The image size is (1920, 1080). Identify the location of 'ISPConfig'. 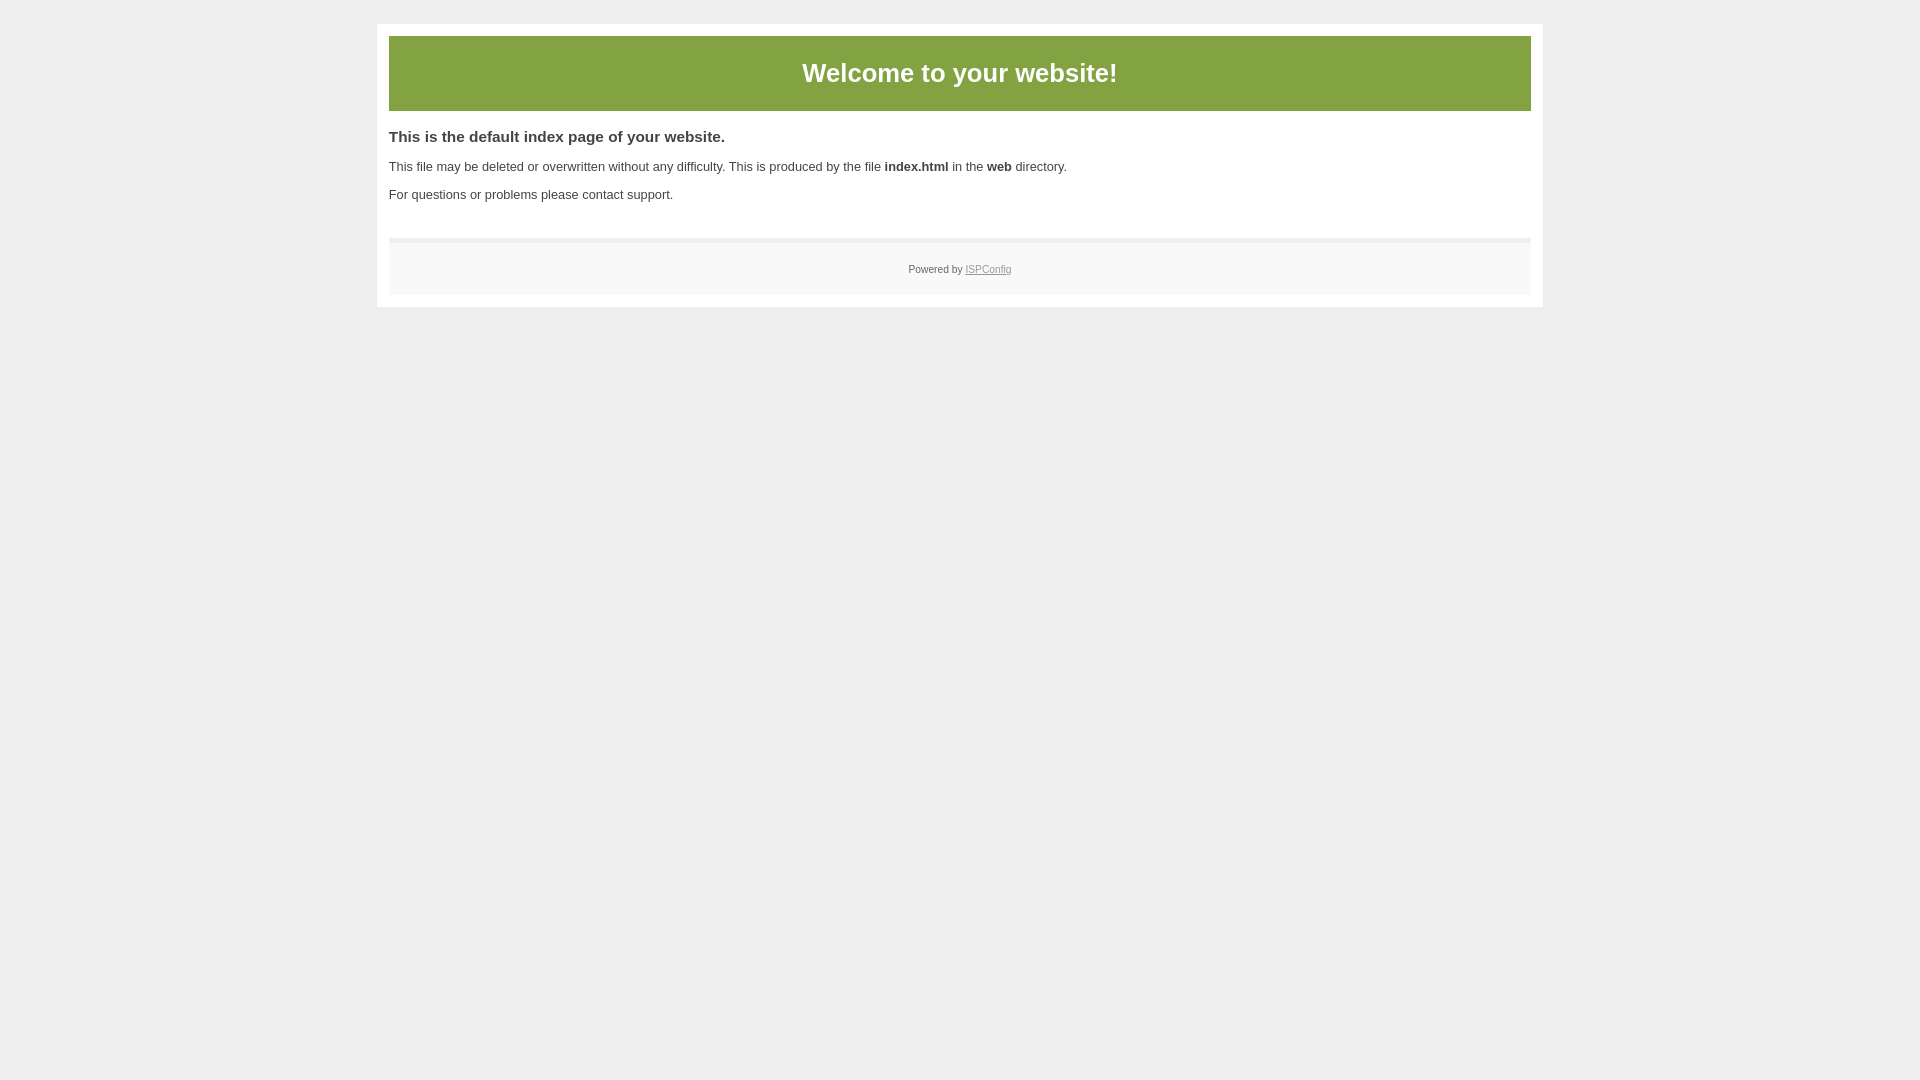
(988, 268).